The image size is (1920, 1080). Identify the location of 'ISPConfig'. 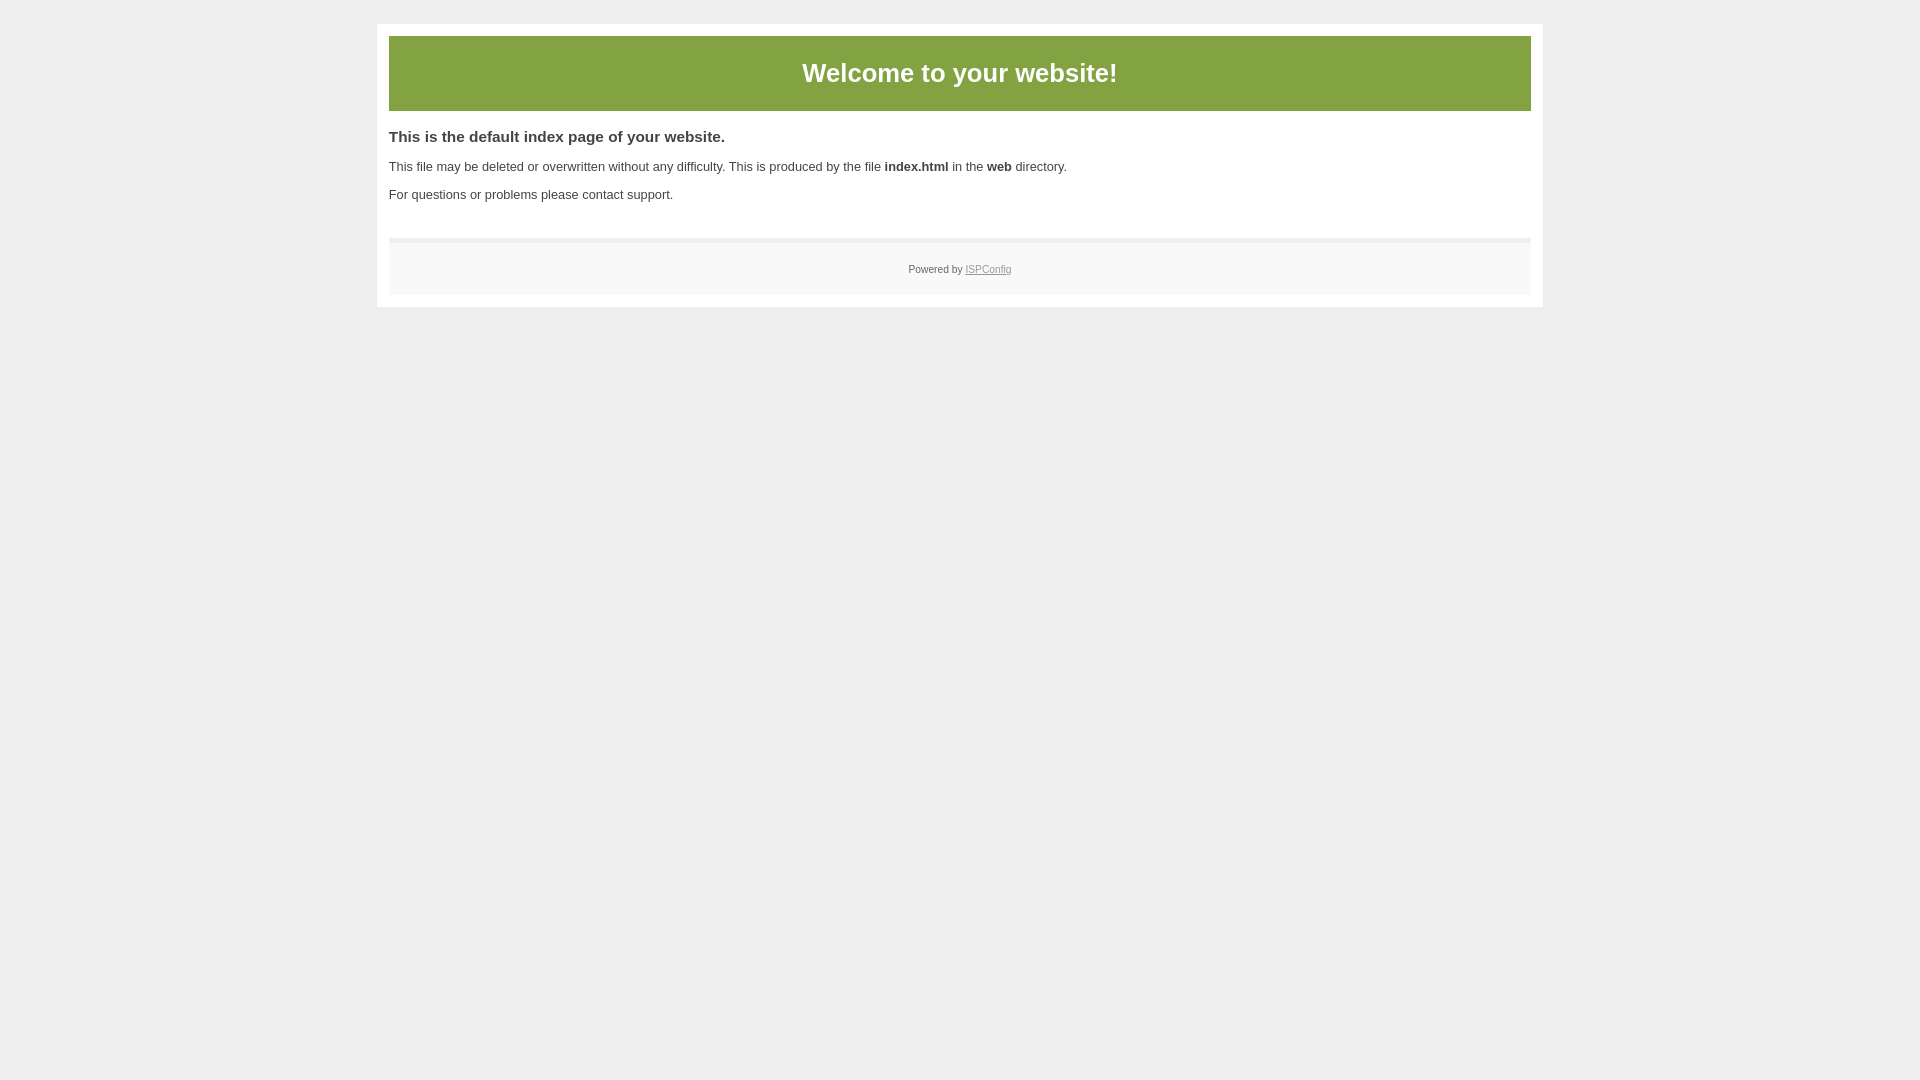
(988, 268).